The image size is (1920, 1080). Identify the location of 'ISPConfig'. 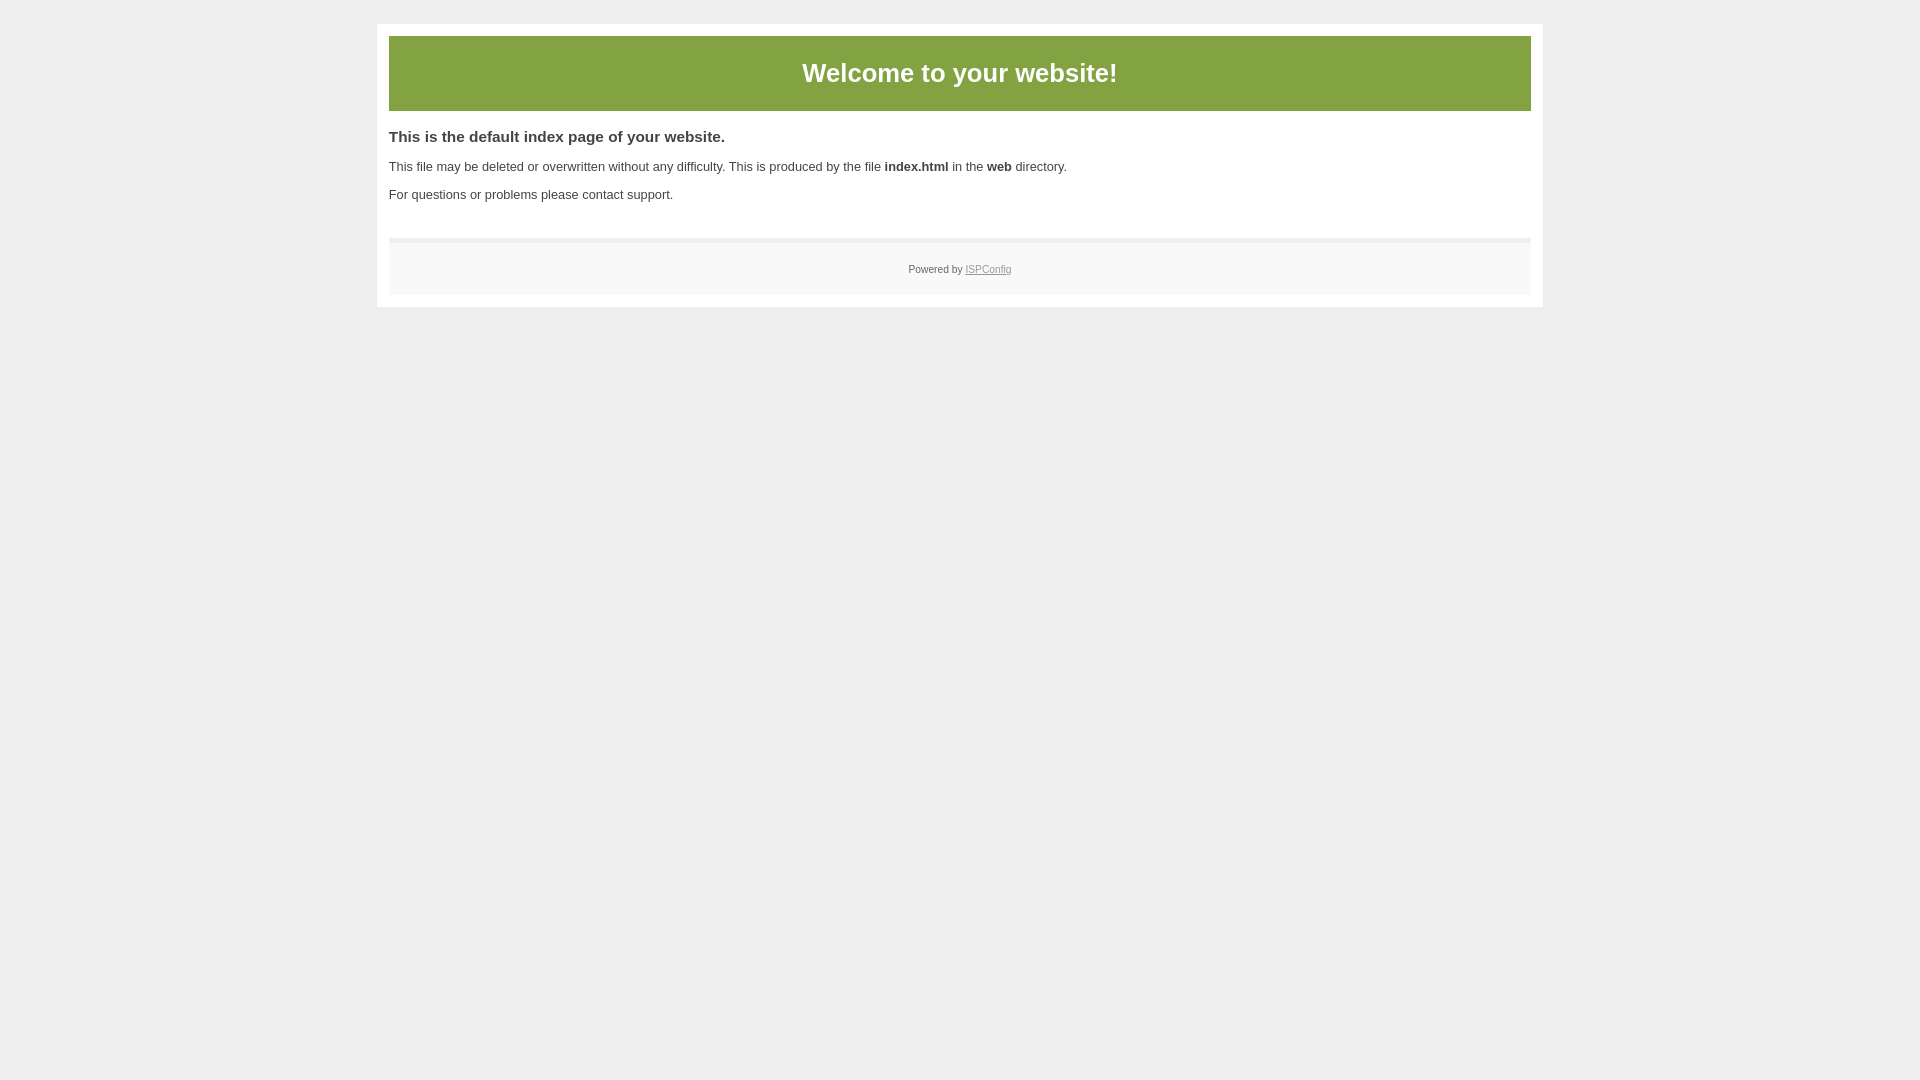
(988, 268).